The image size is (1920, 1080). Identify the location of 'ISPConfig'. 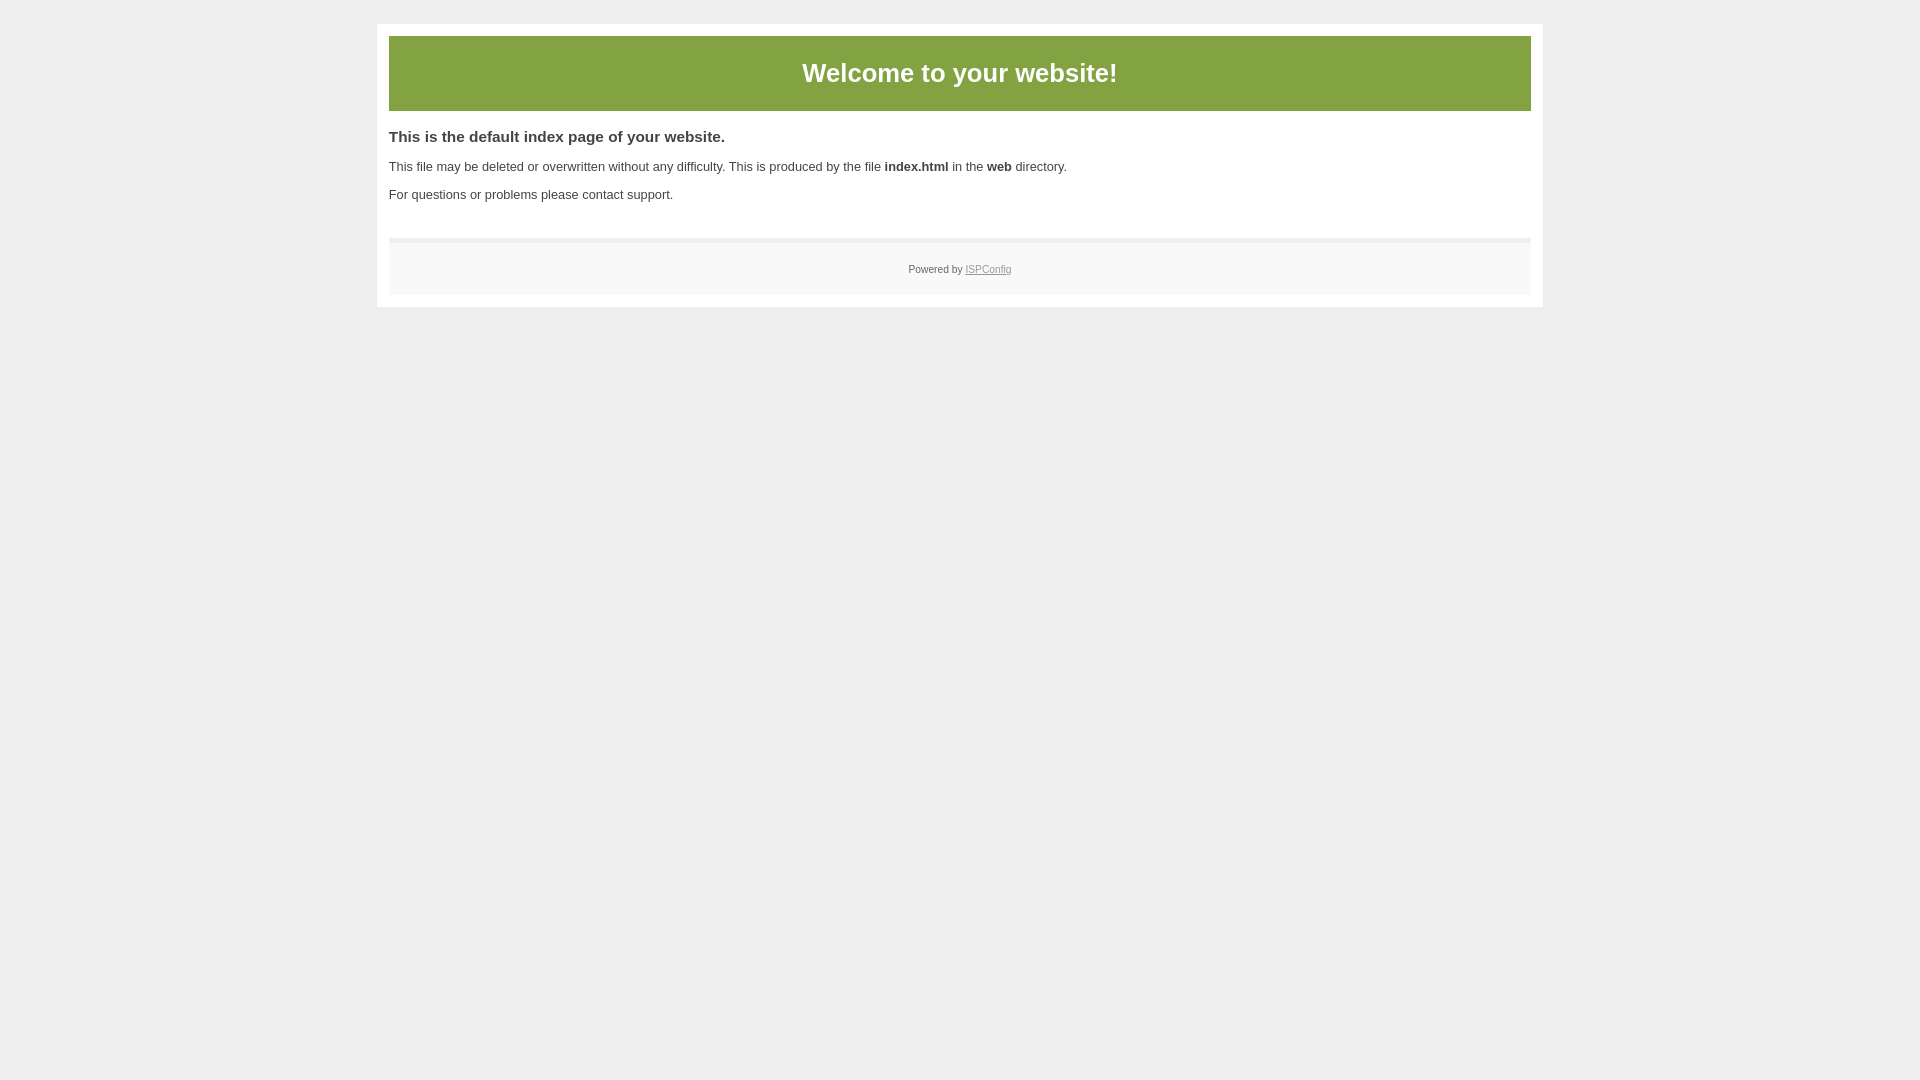
(988, 268).